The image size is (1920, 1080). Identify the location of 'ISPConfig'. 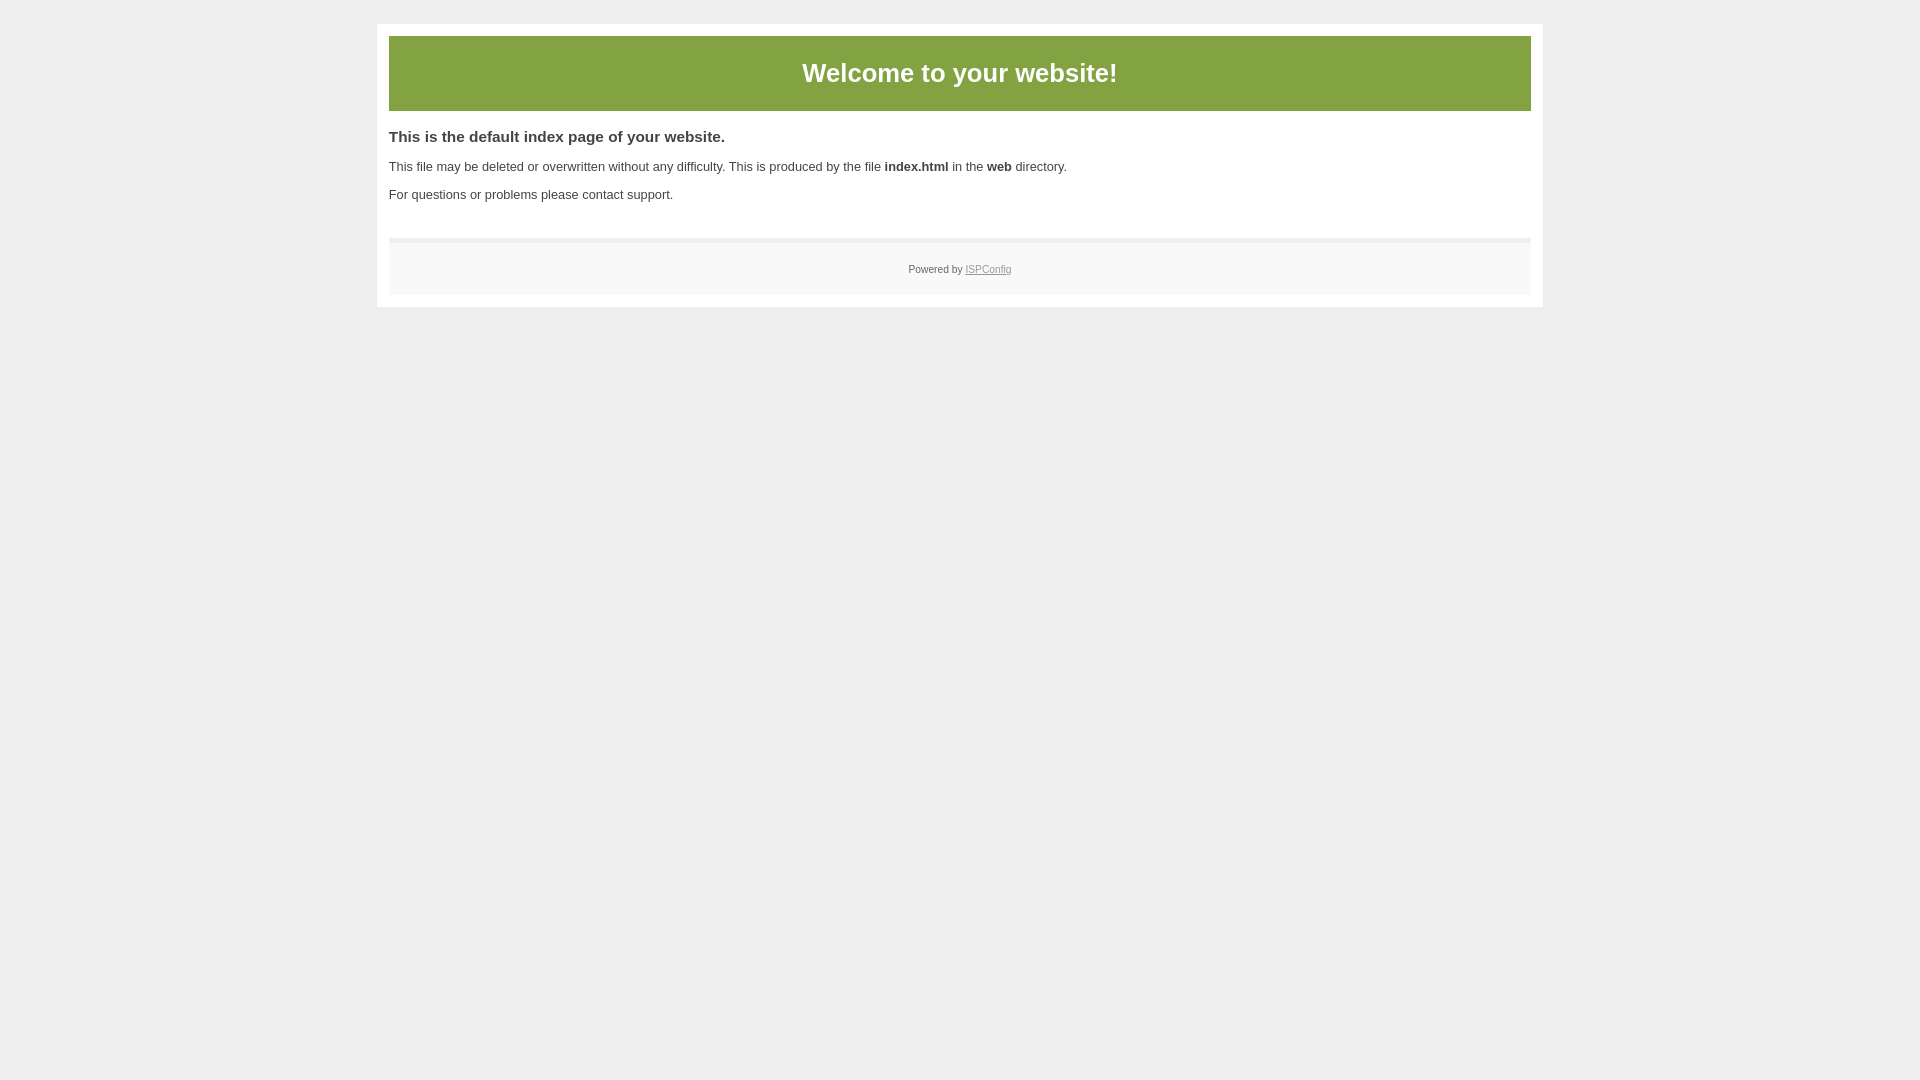
(988, 268).